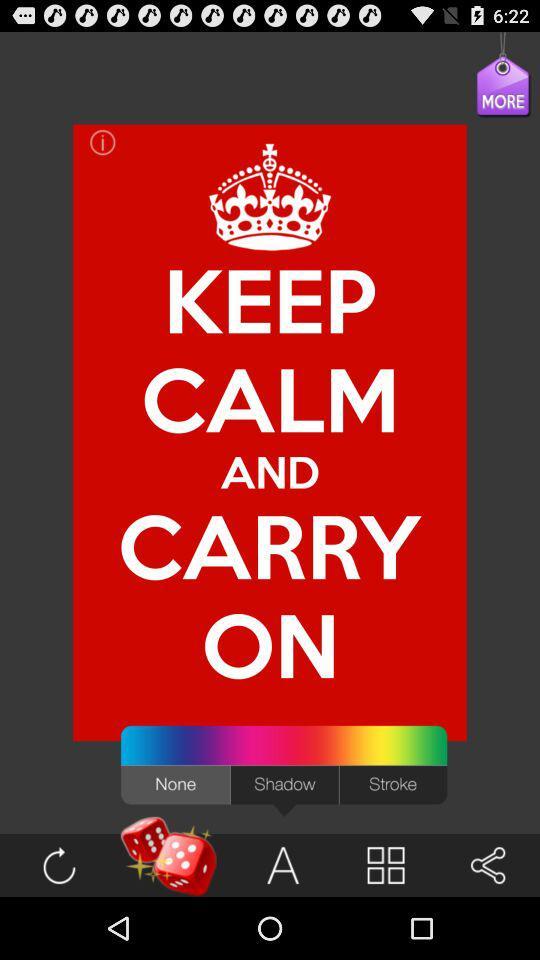  What do you see at coordinates (102, 141) in the screenshot?
I see `the item at the top left corner` at bounding box center [102, 141].